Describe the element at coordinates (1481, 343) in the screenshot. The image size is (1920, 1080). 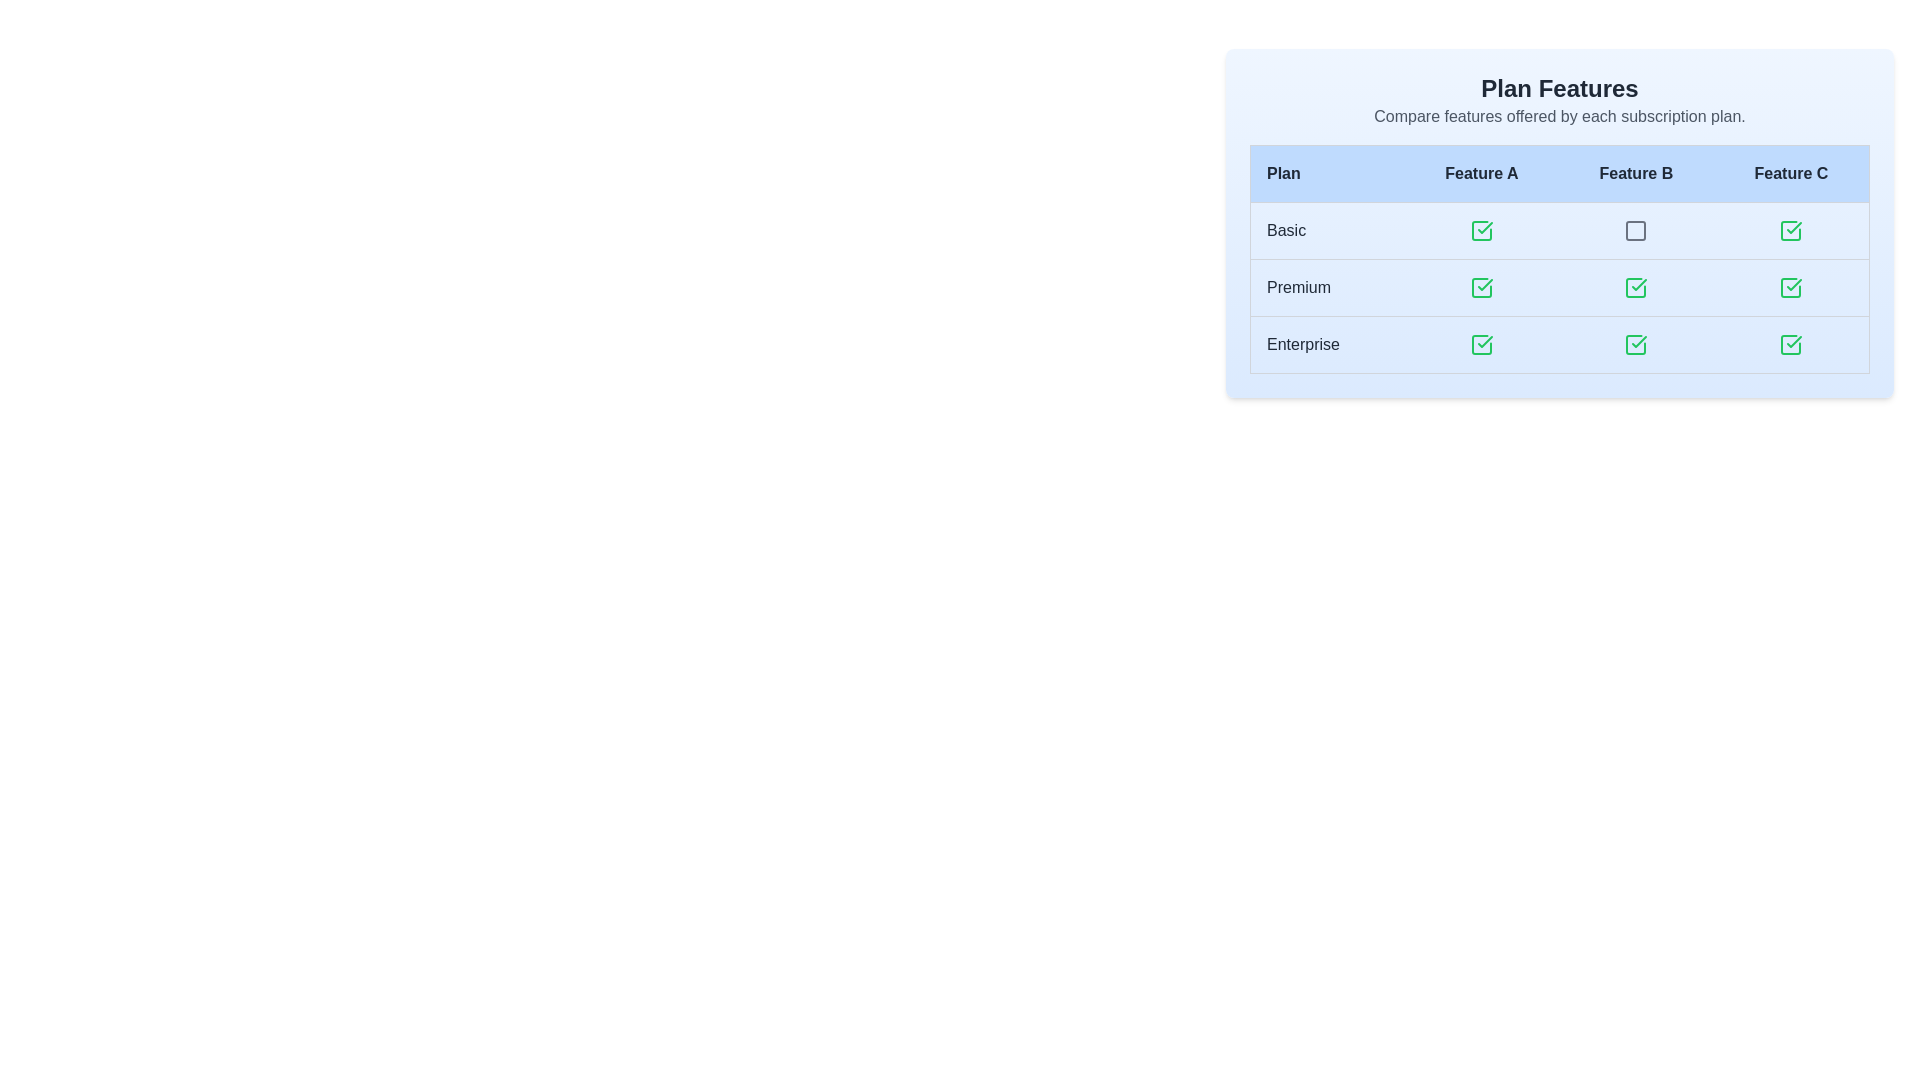
I see `the non-interactive visual indicator checkbox for 'Feature A' under the 'Enterprise' plan in the table` at that location.